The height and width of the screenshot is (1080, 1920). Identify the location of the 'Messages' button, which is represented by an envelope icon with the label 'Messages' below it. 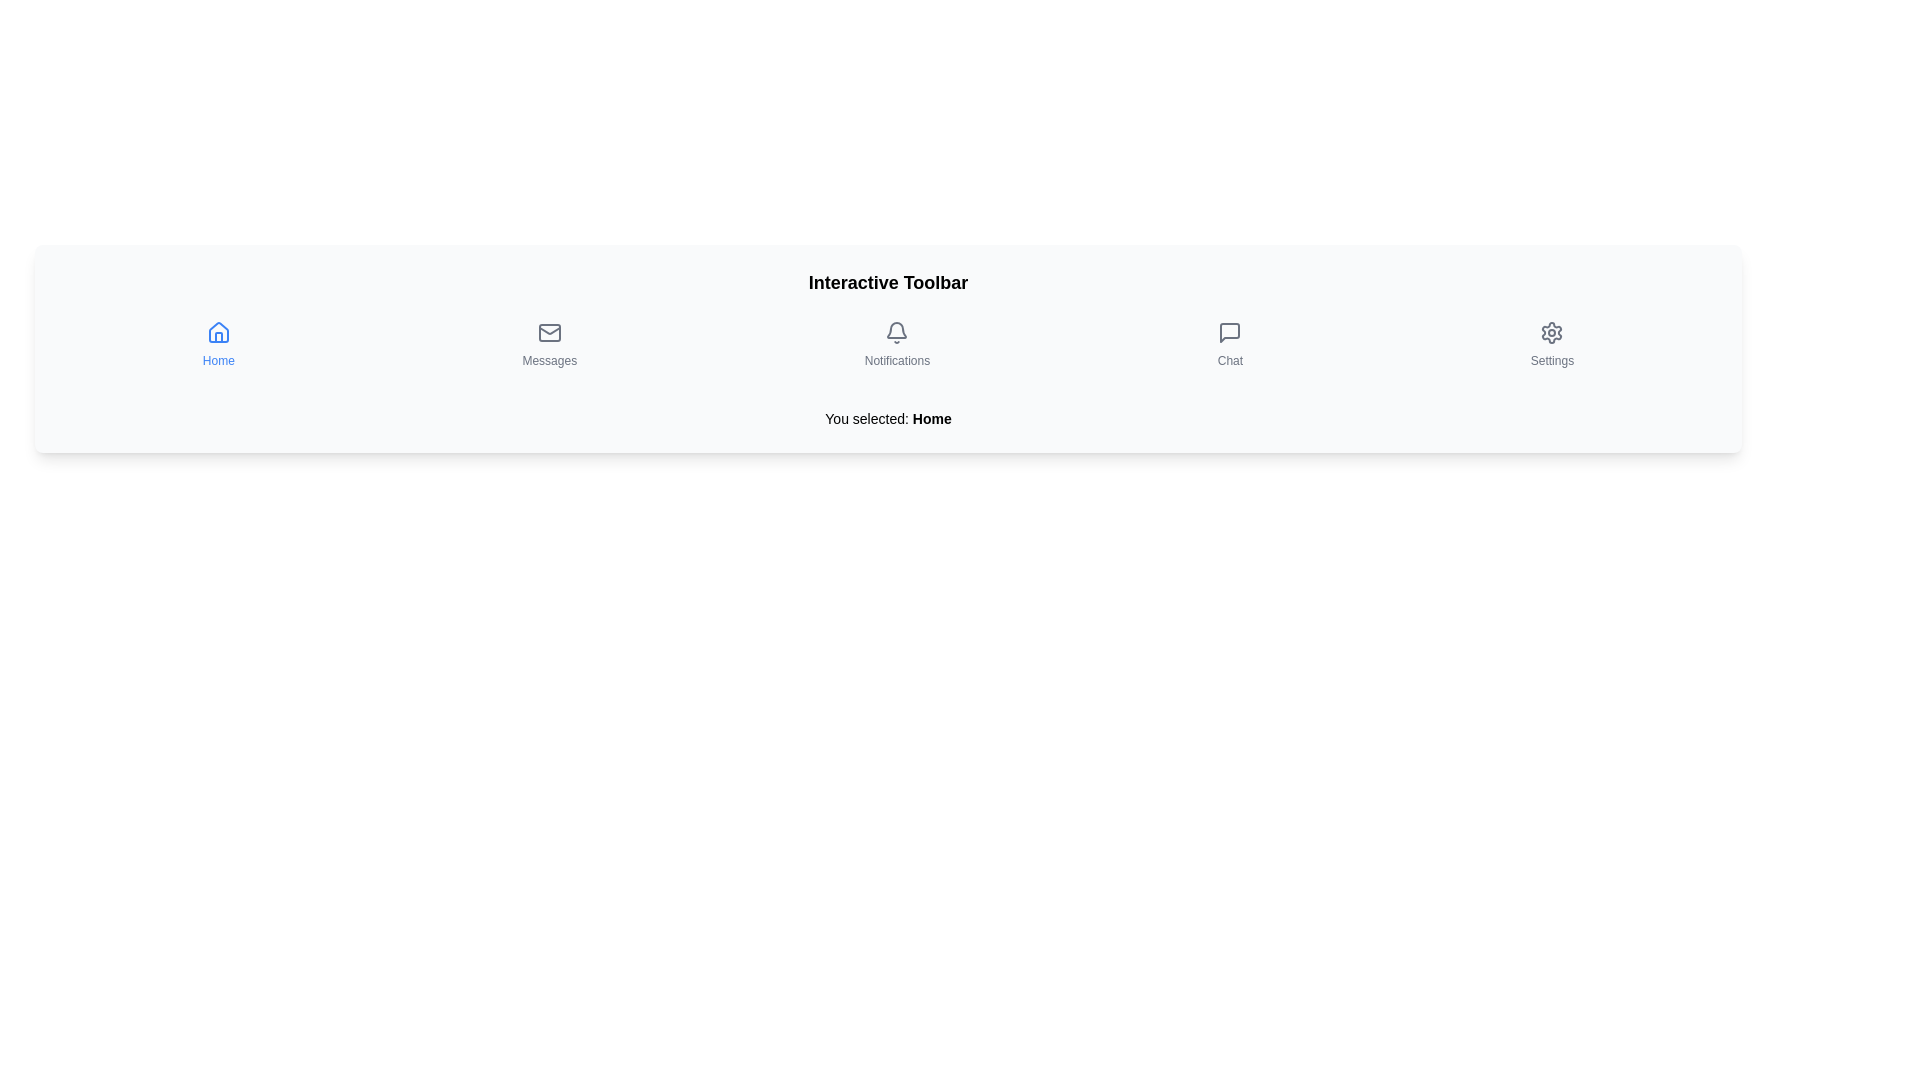
(548, 343).